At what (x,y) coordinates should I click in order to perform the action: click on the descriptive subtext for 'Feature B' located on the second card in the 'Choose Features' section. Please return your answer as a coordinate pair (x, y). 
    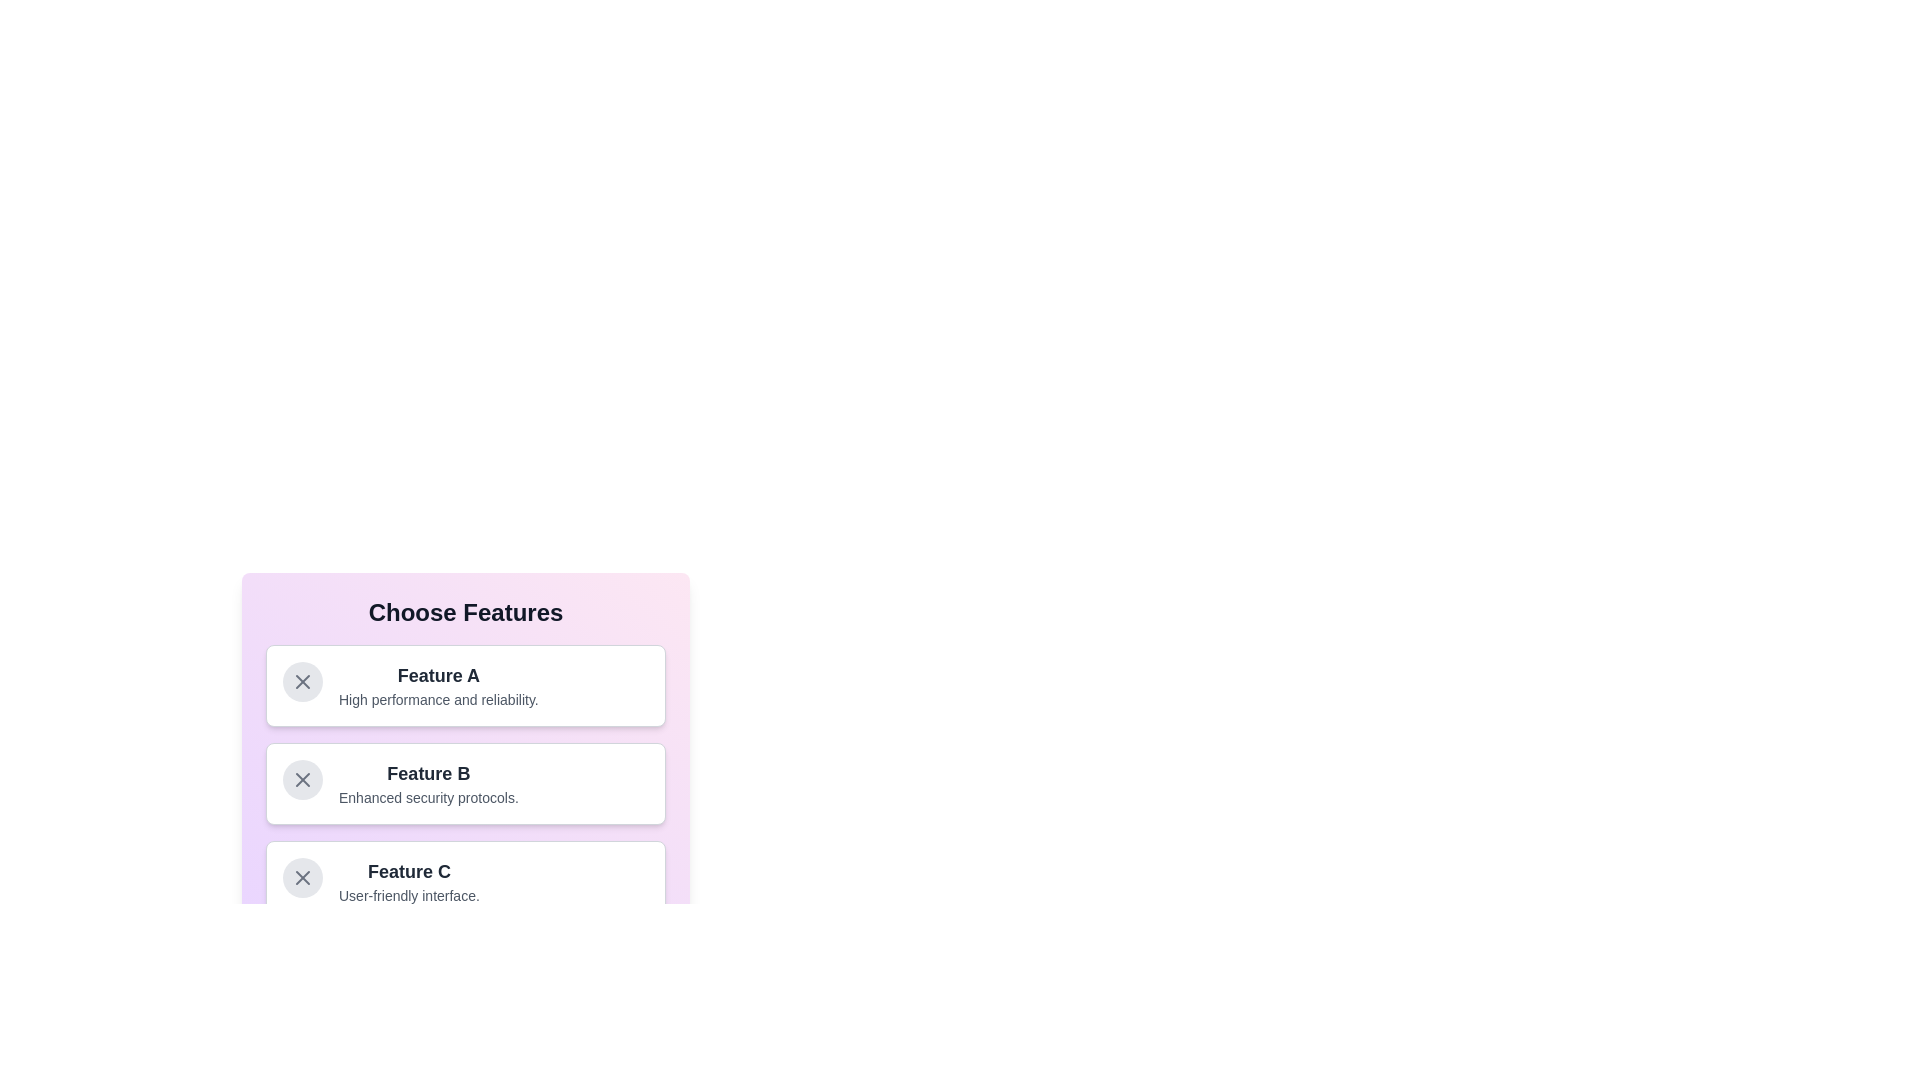
    Looking at the image, I should click on (427, 797).